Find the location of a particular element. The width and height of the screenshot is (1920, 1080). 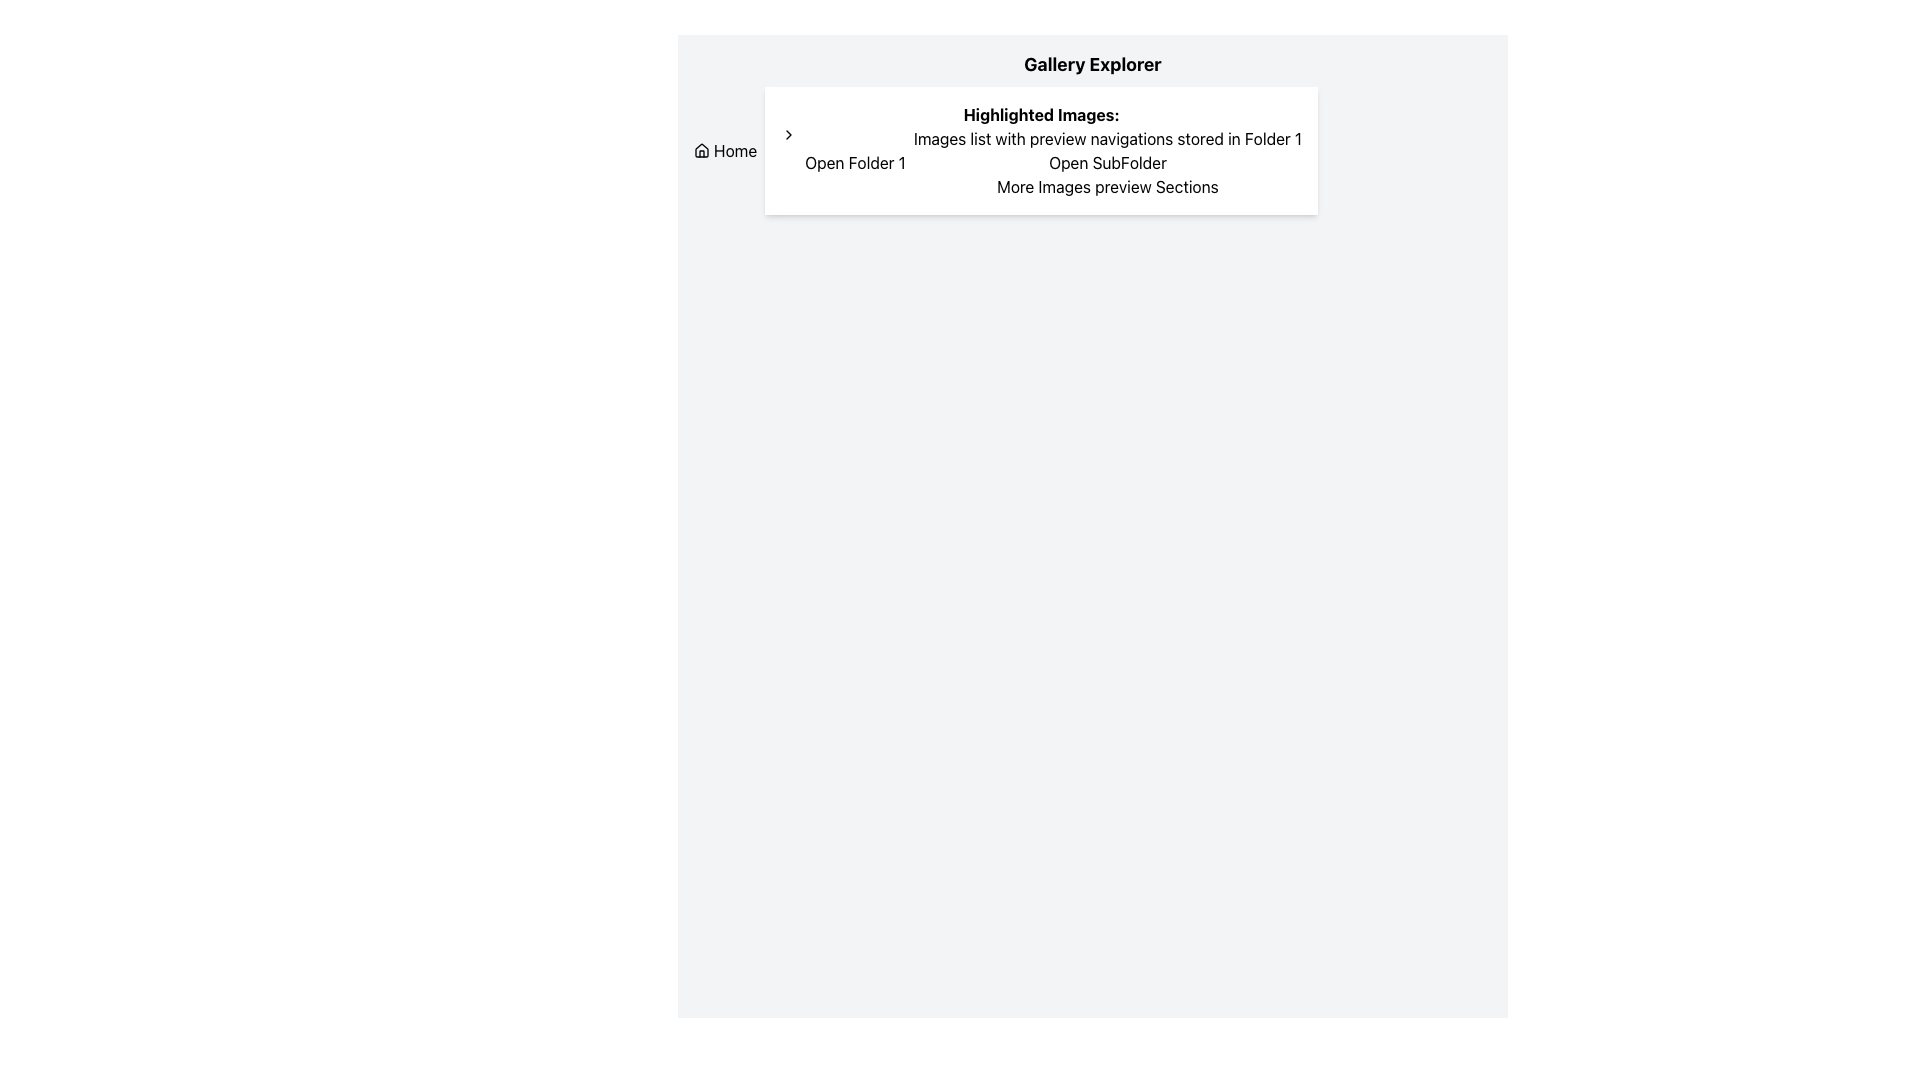

the 'Home' button, which is styled with a primary color and features a house icon along with the text label 'Home' is located at coordinates (724, 149).